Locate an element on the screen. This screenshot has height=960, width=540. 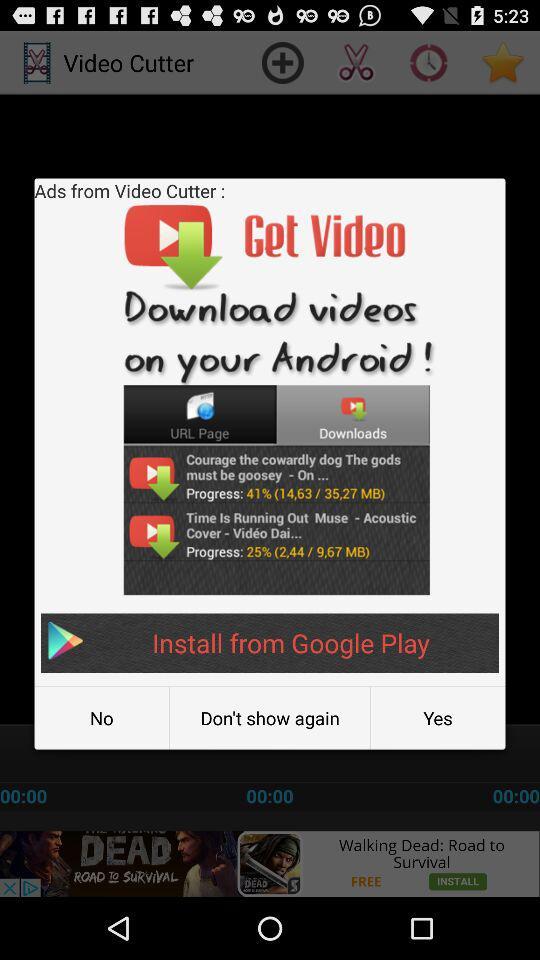
the don t show item is located at coordinates (270, 718).